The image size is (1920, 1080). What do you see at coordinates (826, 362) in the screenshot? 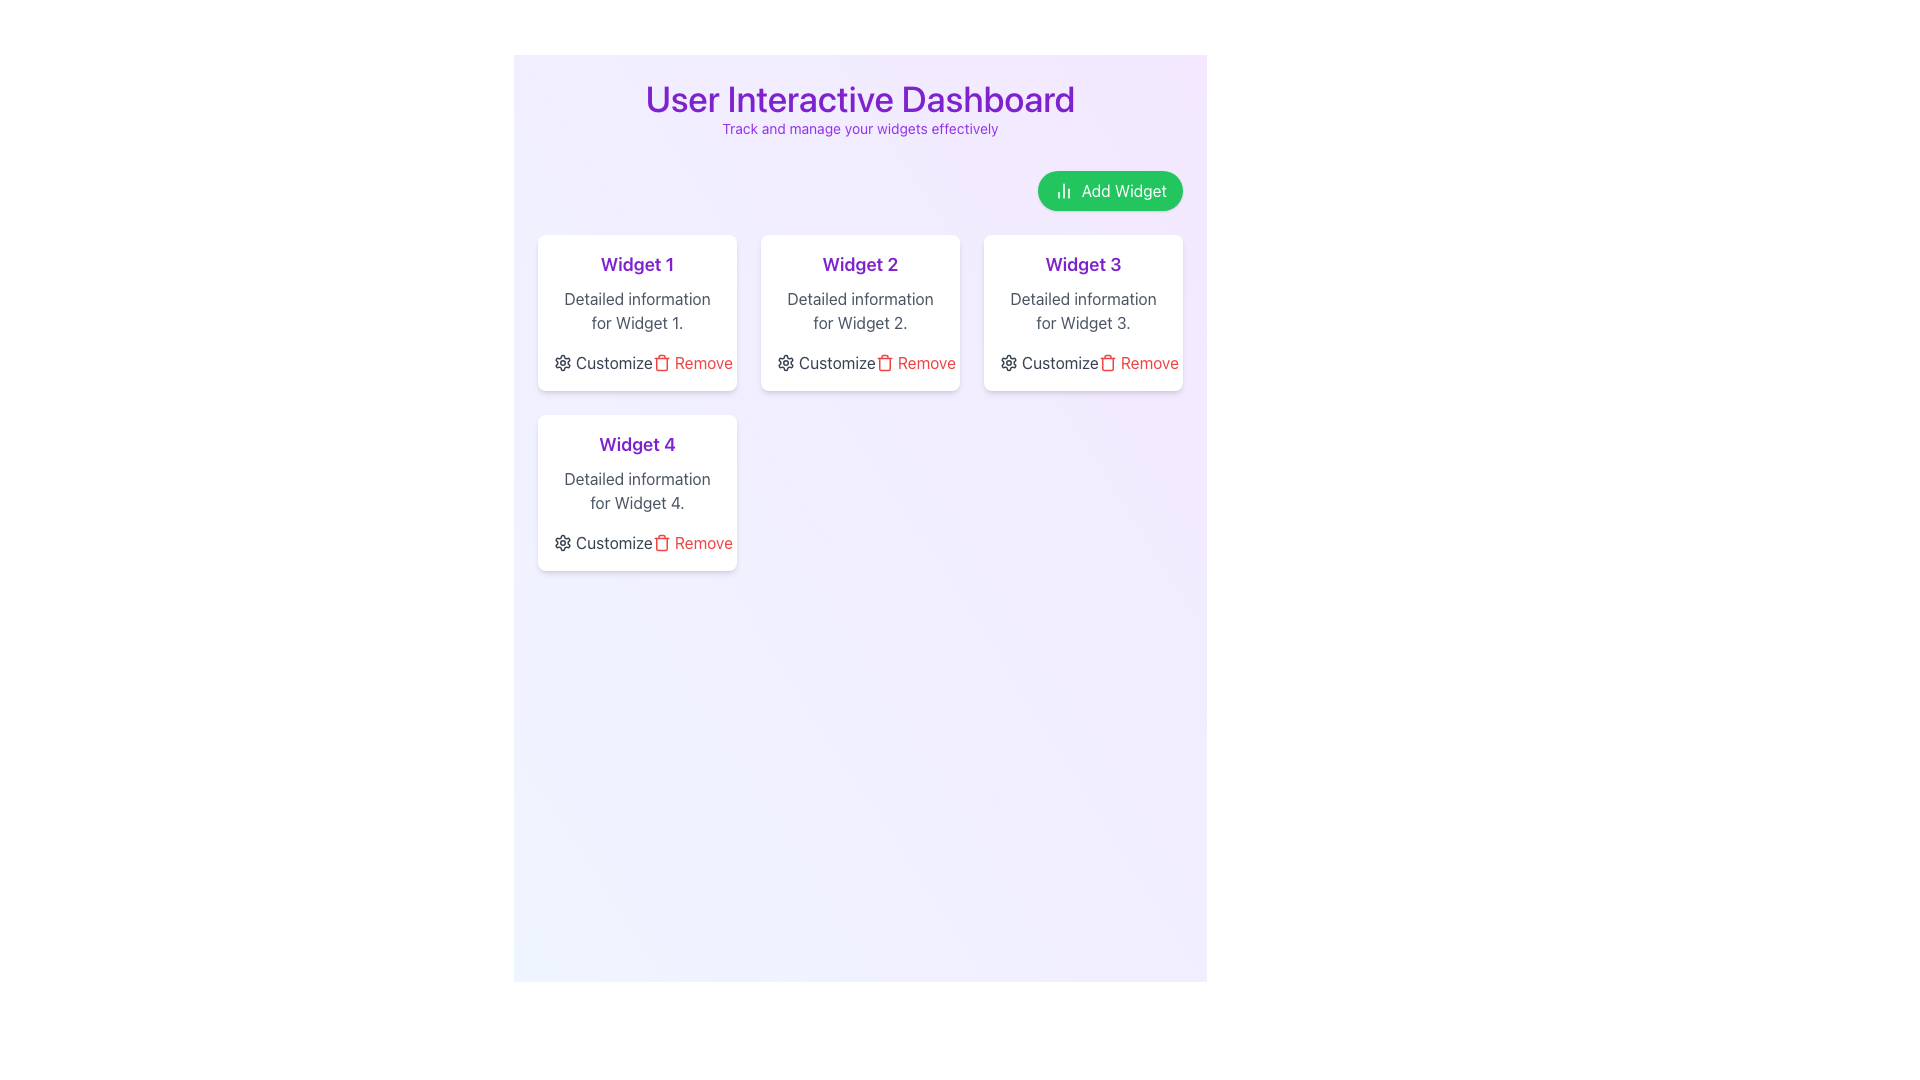
I see `the 'Customize' button, which is a rectangular button labeled 'Customize' with a settings gear icon, located beneath 'Widget 2.'` at bounding box center [826, 362].